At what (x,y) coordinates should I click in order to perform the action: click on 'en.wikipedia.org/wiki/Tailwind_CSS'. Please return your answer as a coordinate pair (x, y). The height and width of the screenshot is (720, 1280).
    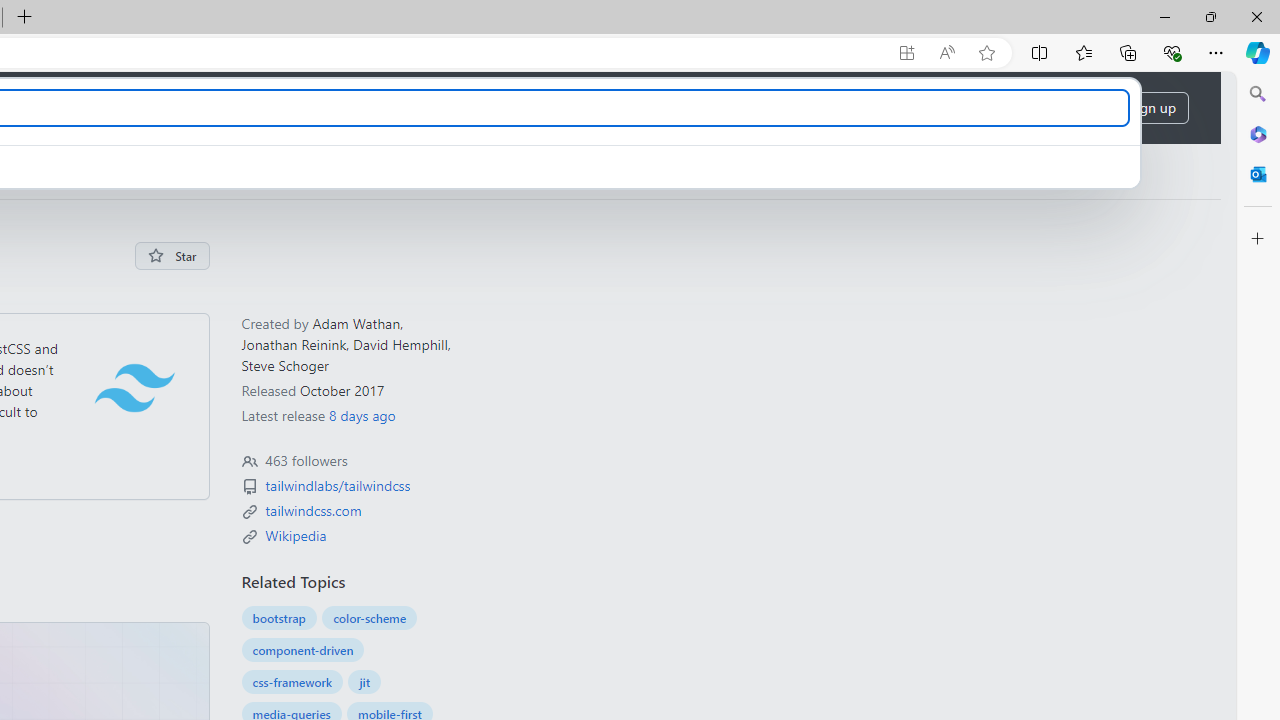
    Looking at the image, I should click on (294, 534).